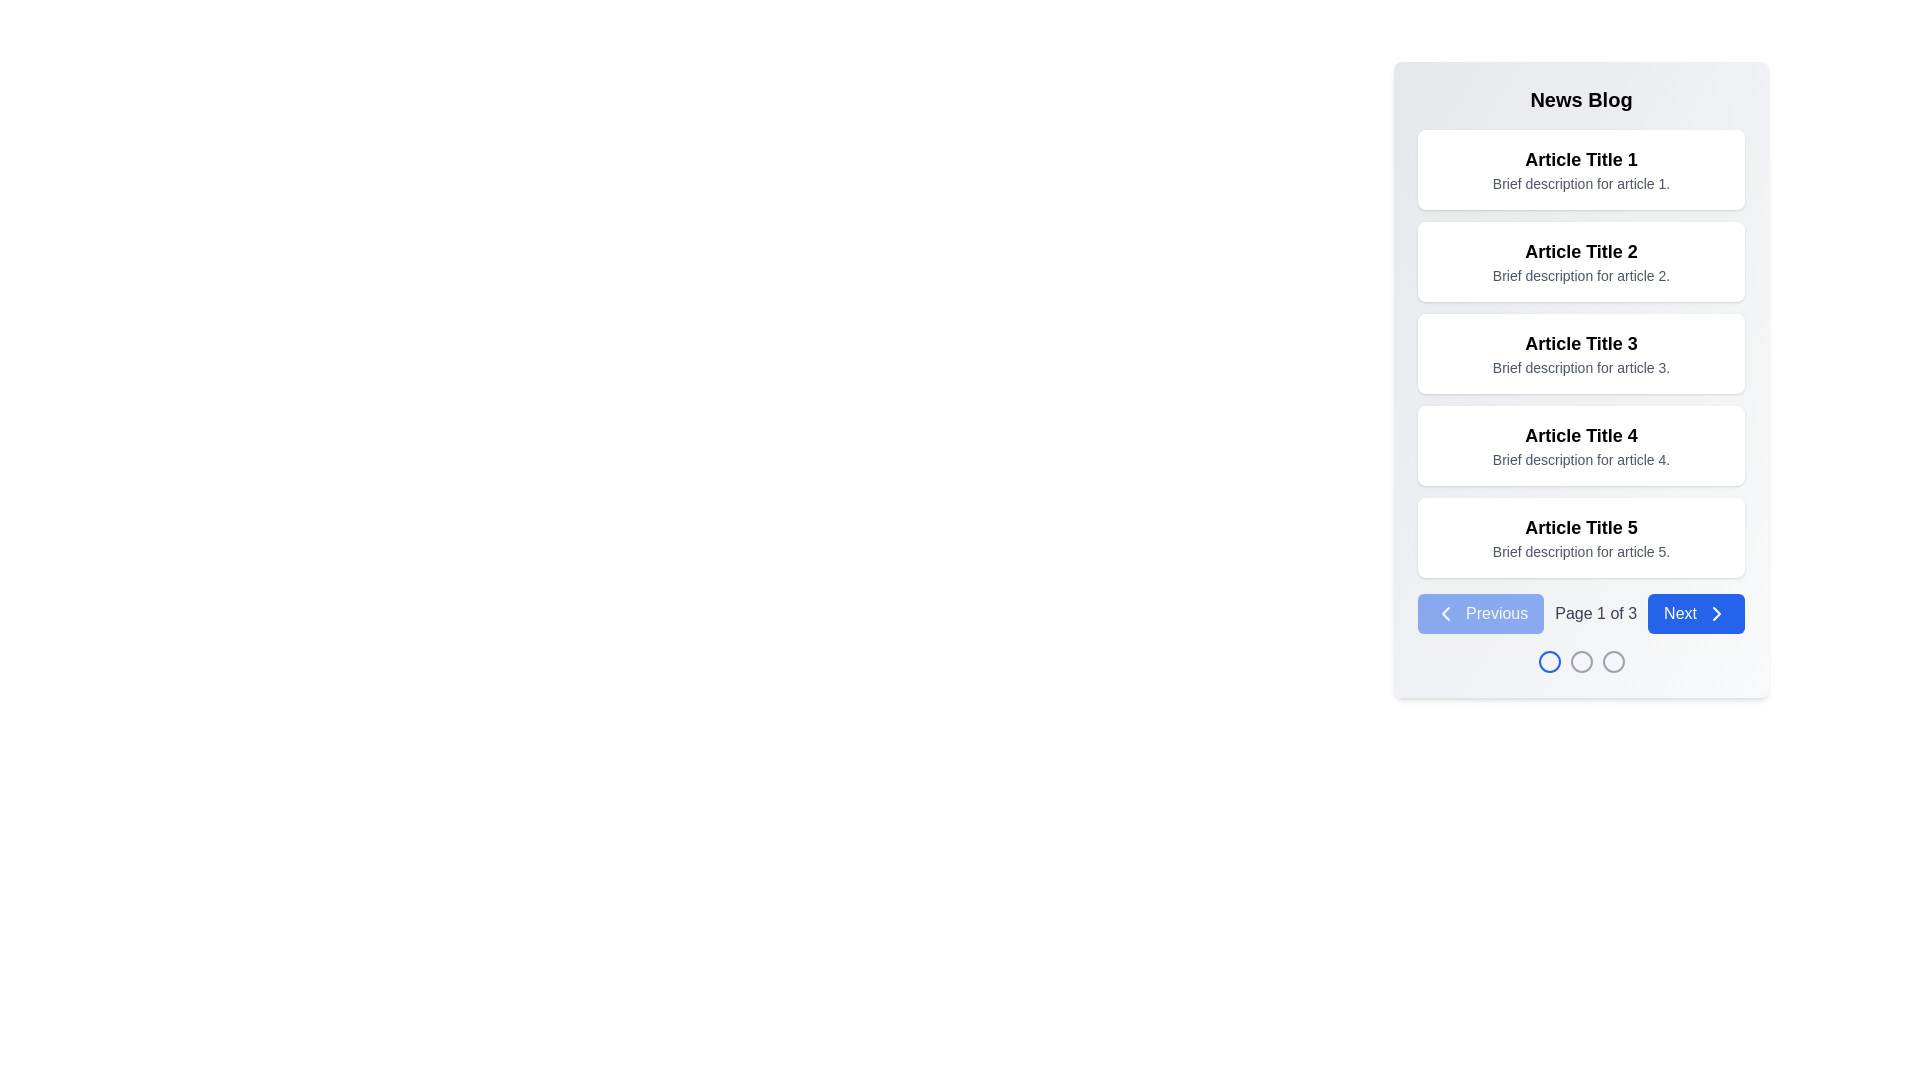  I want to click on the second gray circular icon in the pagination control, so click(1580, 662).